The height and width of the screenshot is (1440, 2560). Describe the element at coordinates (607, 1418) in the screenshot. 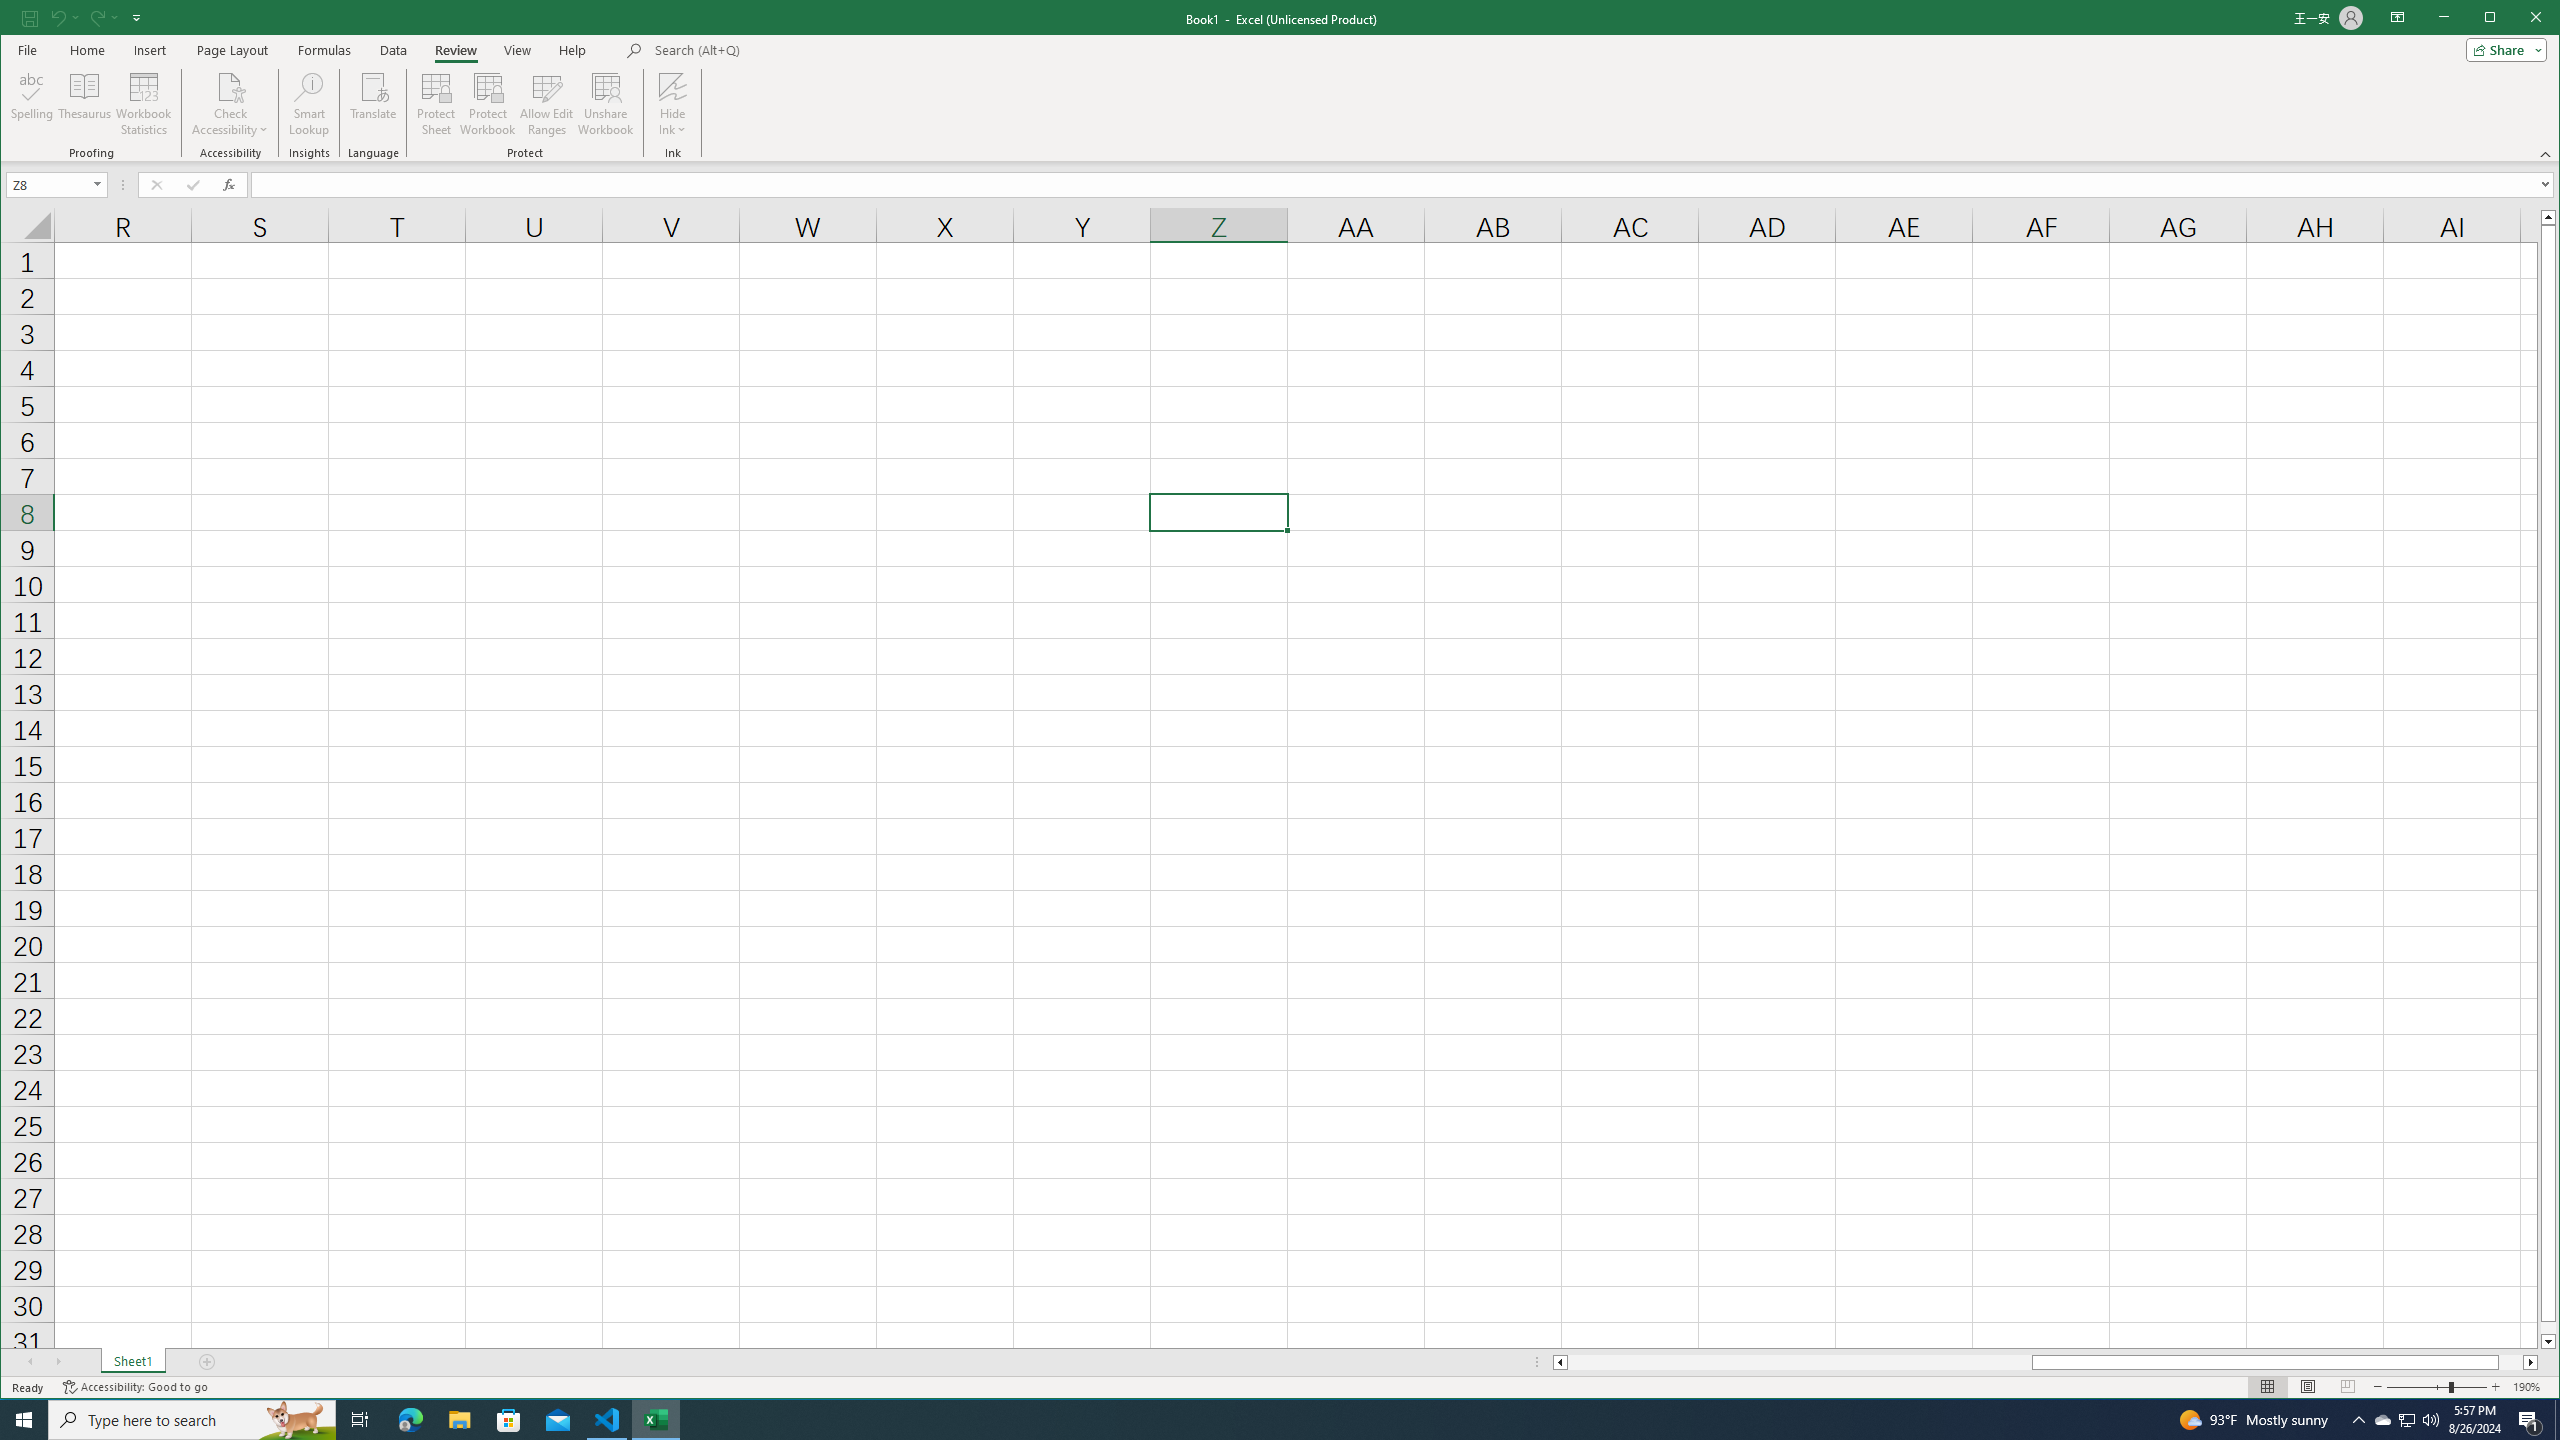

I see `'Visual Studio Code - 1 running window'` at that location.